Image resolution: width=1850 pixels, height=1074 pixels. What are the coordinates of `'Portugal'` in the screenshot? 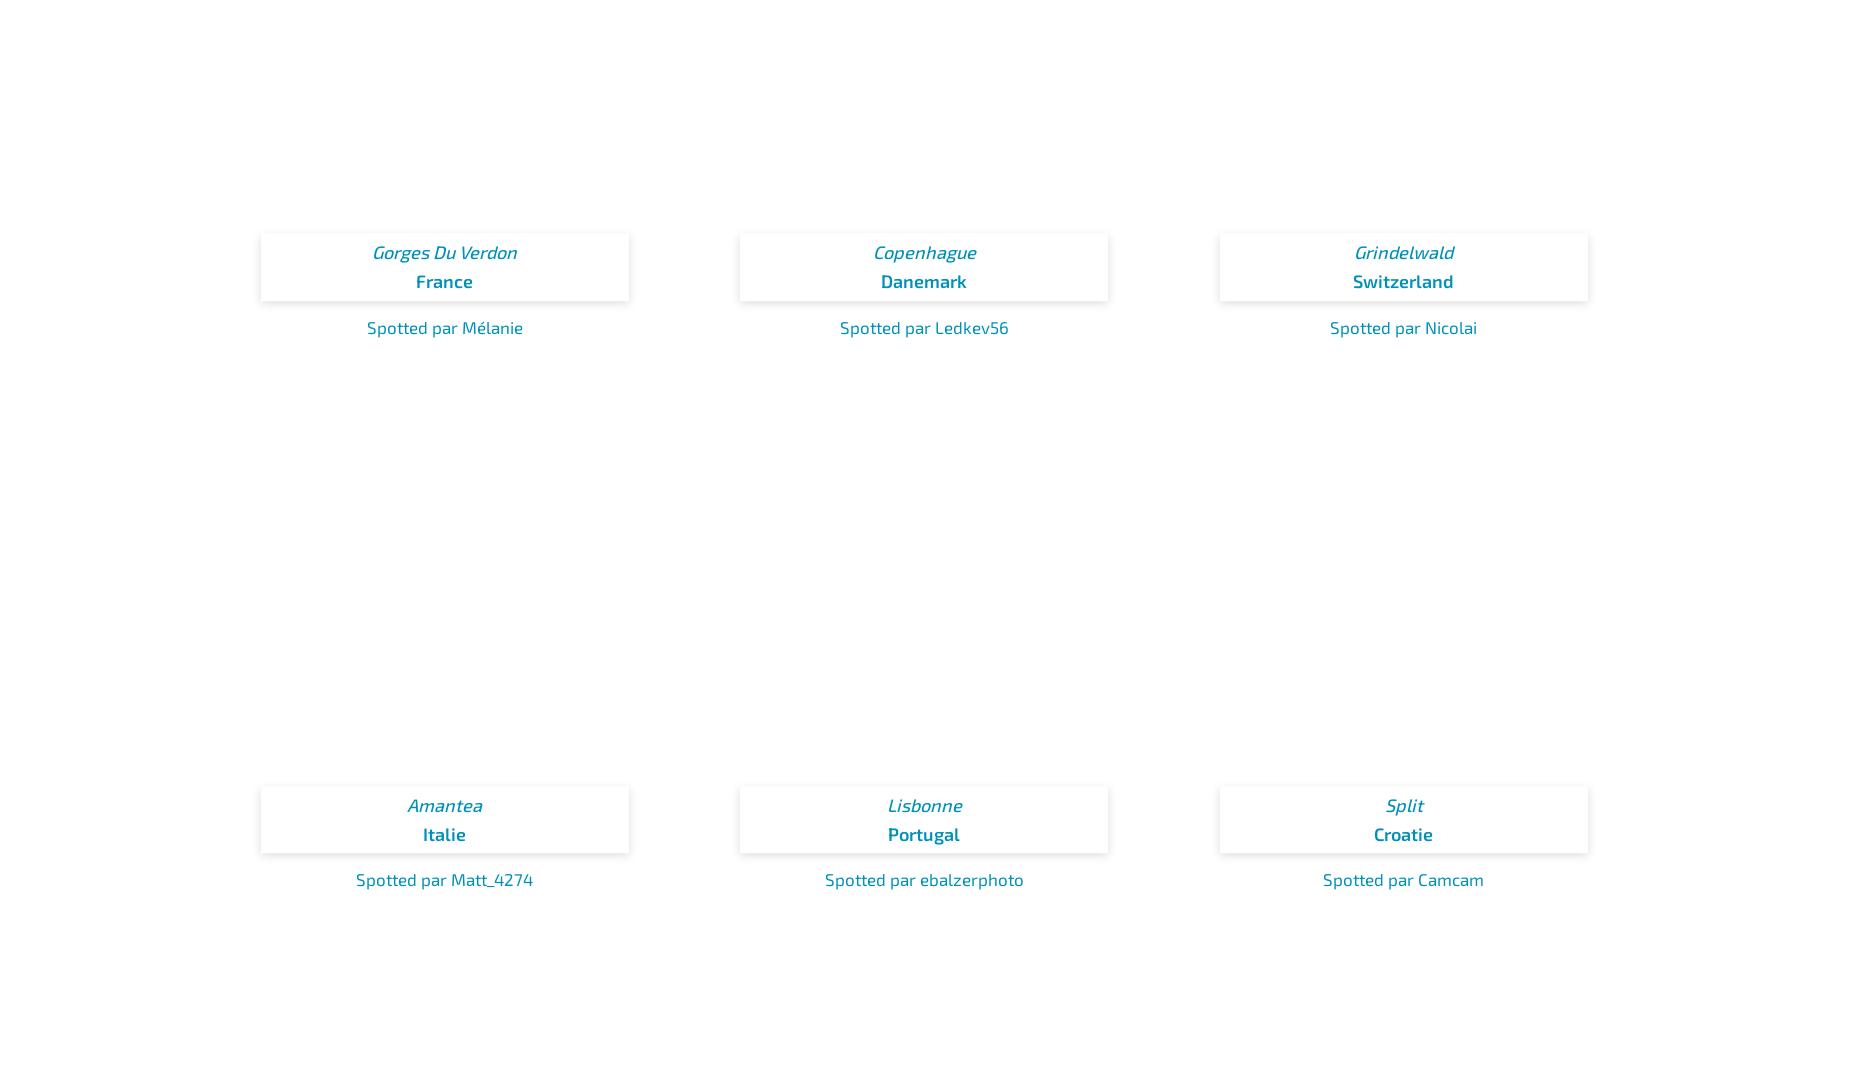 It's located at (924, 832).